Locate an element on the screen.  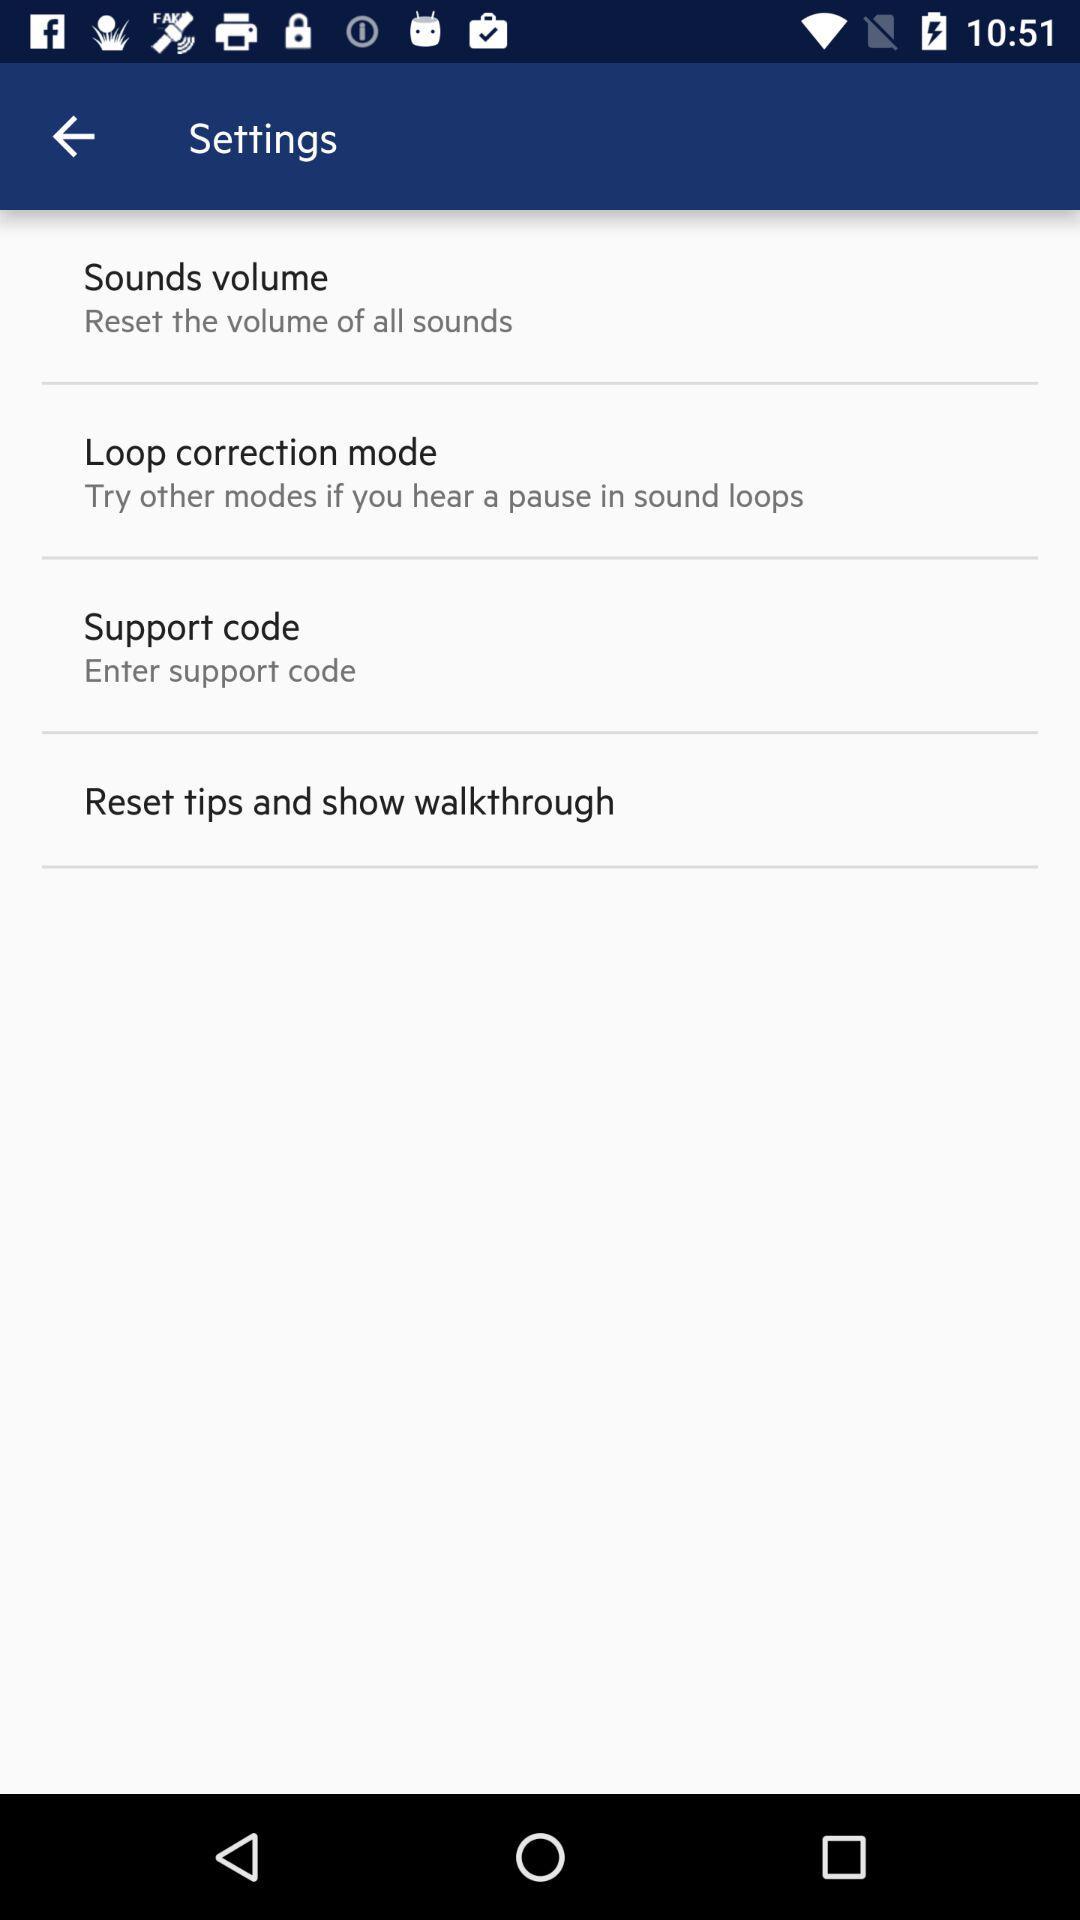
the icon above try other modes icon is located at coordinates (259, 449).